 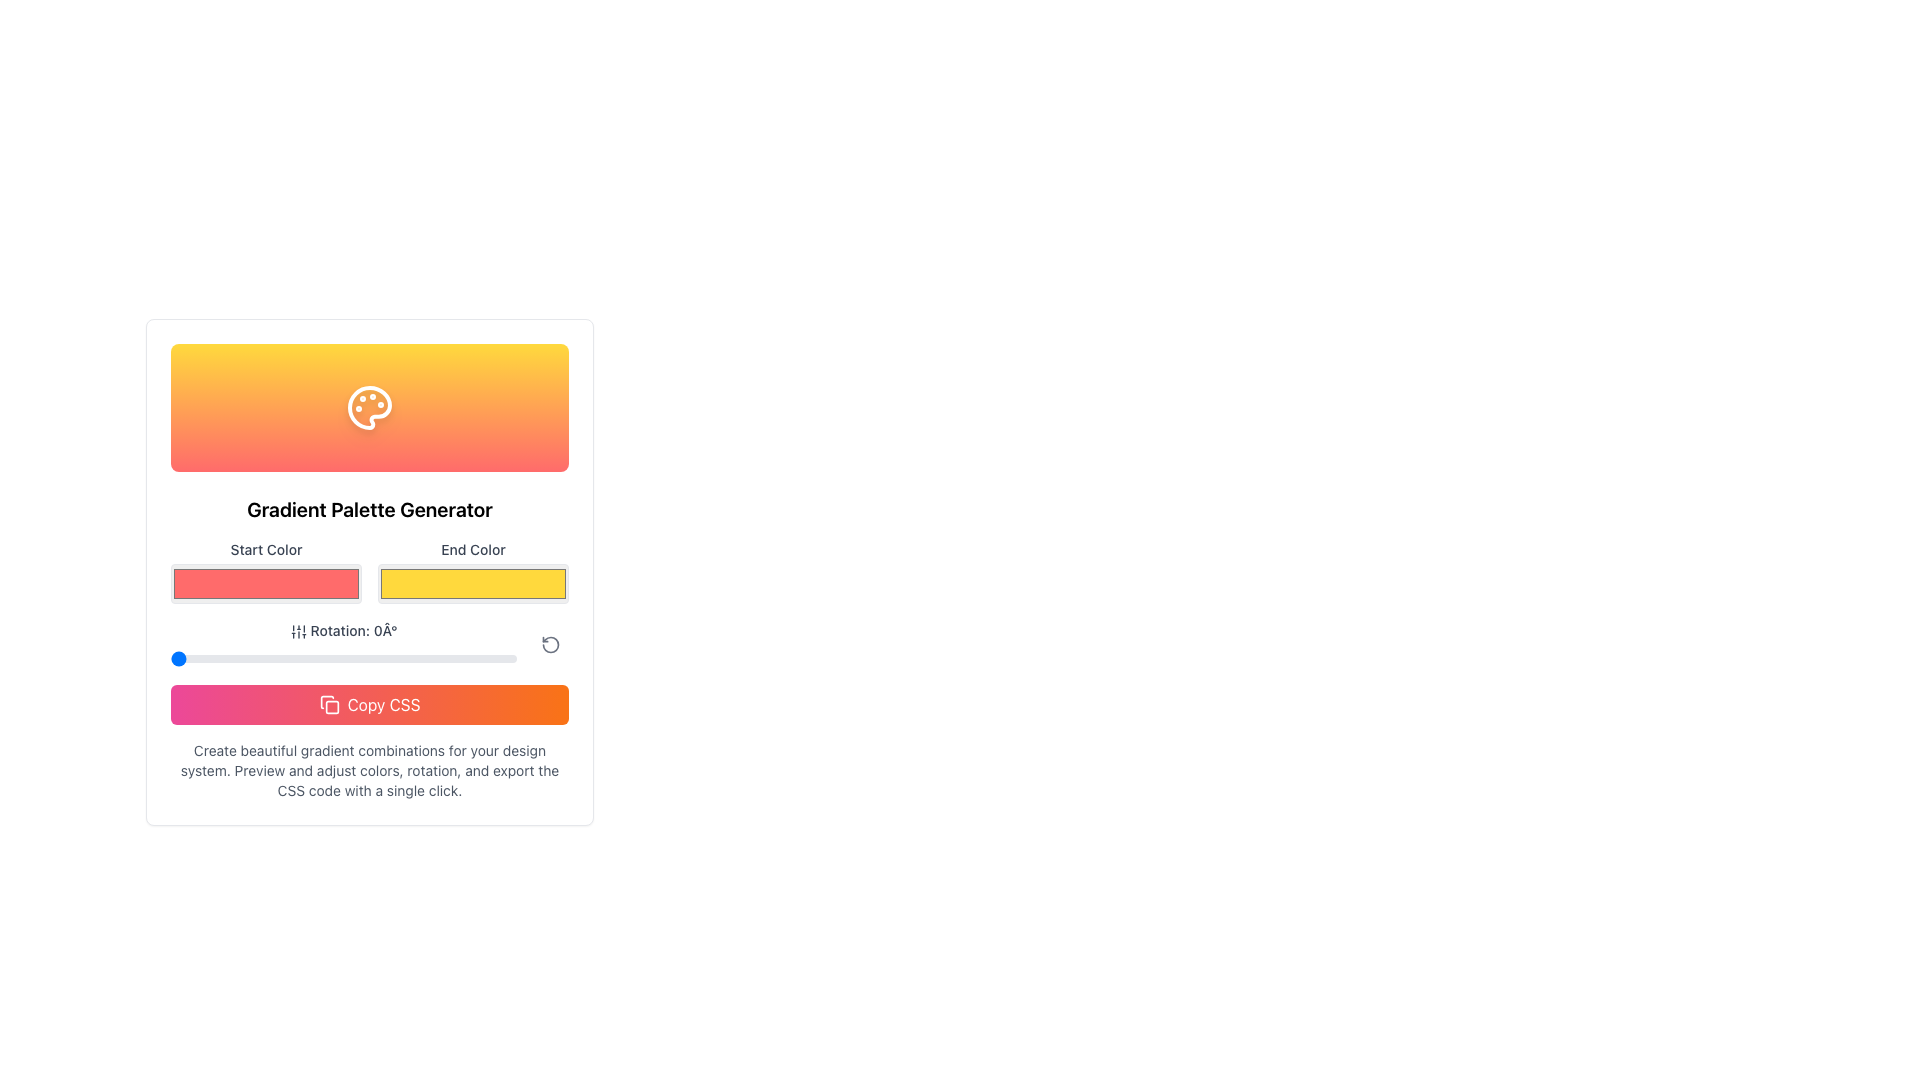 I want to click on rotation, so click(x=247, y=659).